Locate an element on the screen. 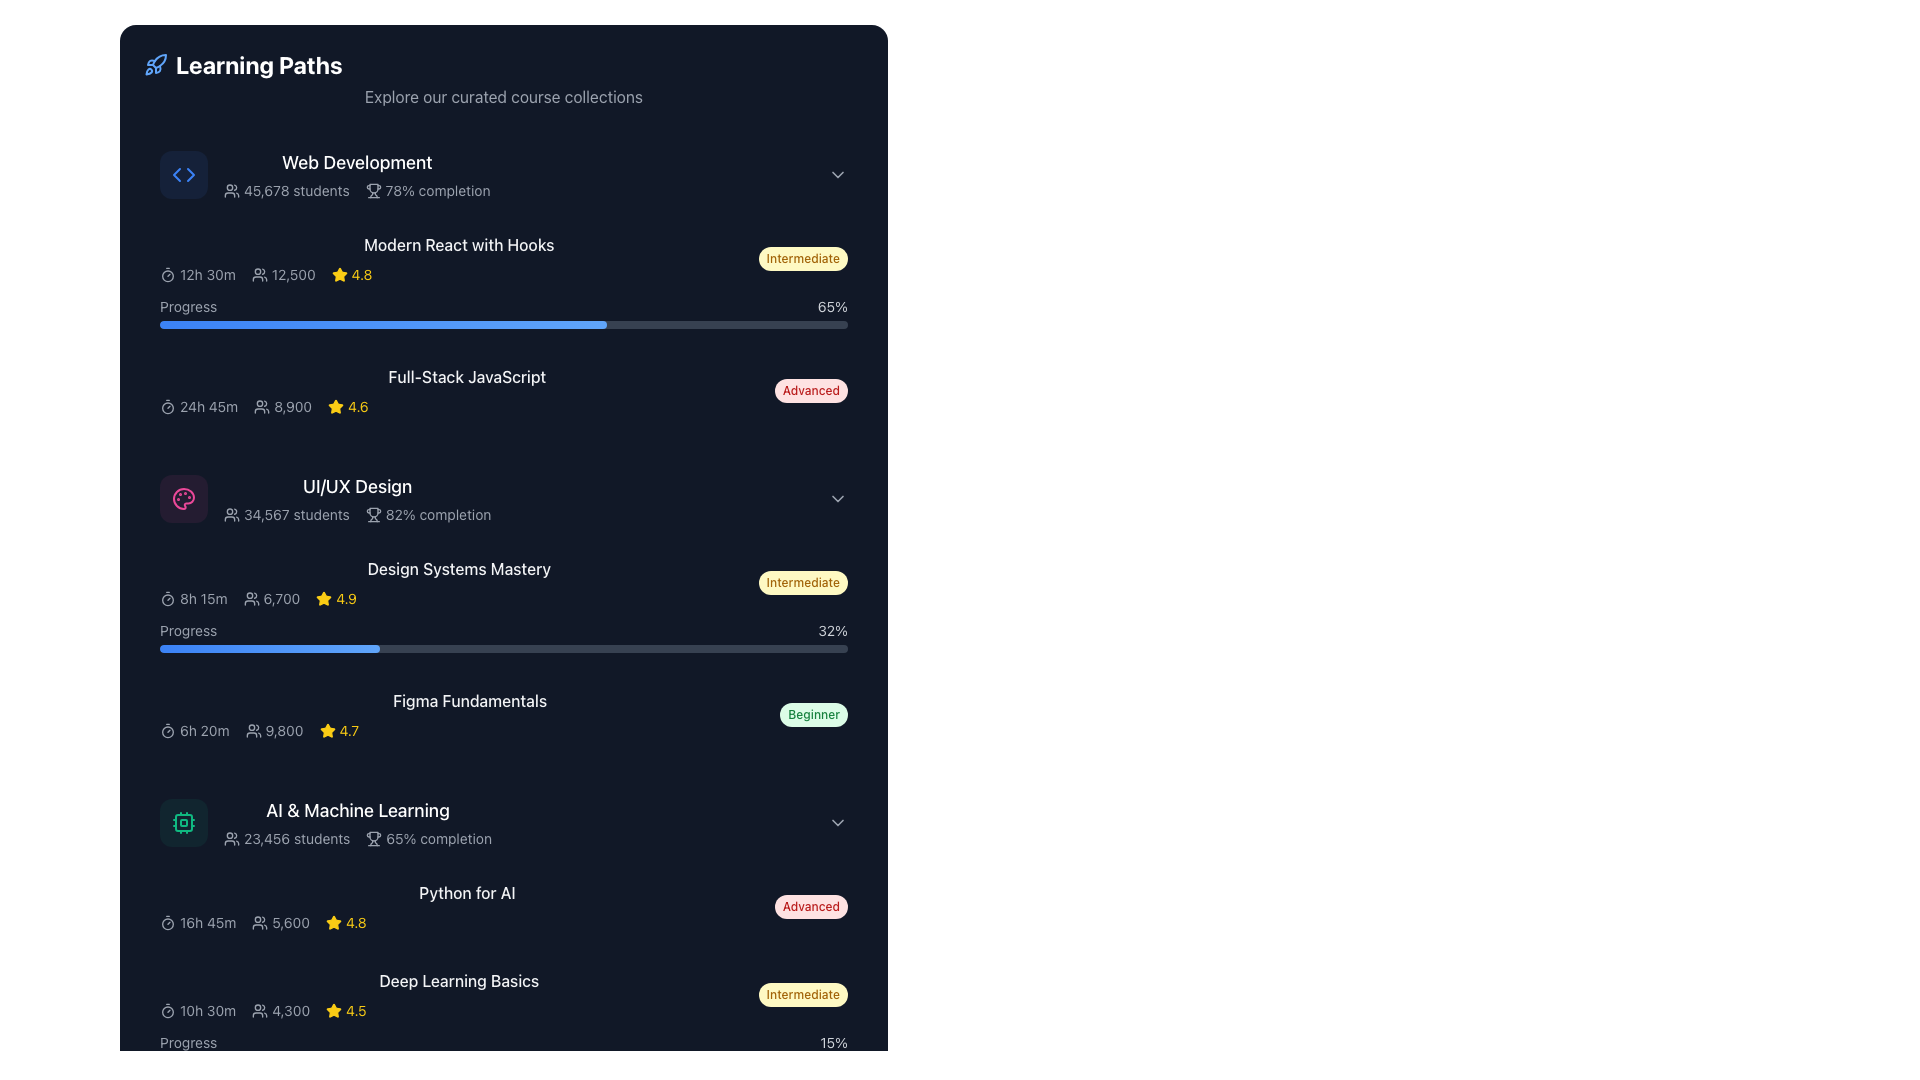 This screenshot has width=1920, height=1080. the Course overview section for 'Figma Fundamentals', which displays the course title, duration, student count, rating, and skill level is located at coordinates (504, 713).